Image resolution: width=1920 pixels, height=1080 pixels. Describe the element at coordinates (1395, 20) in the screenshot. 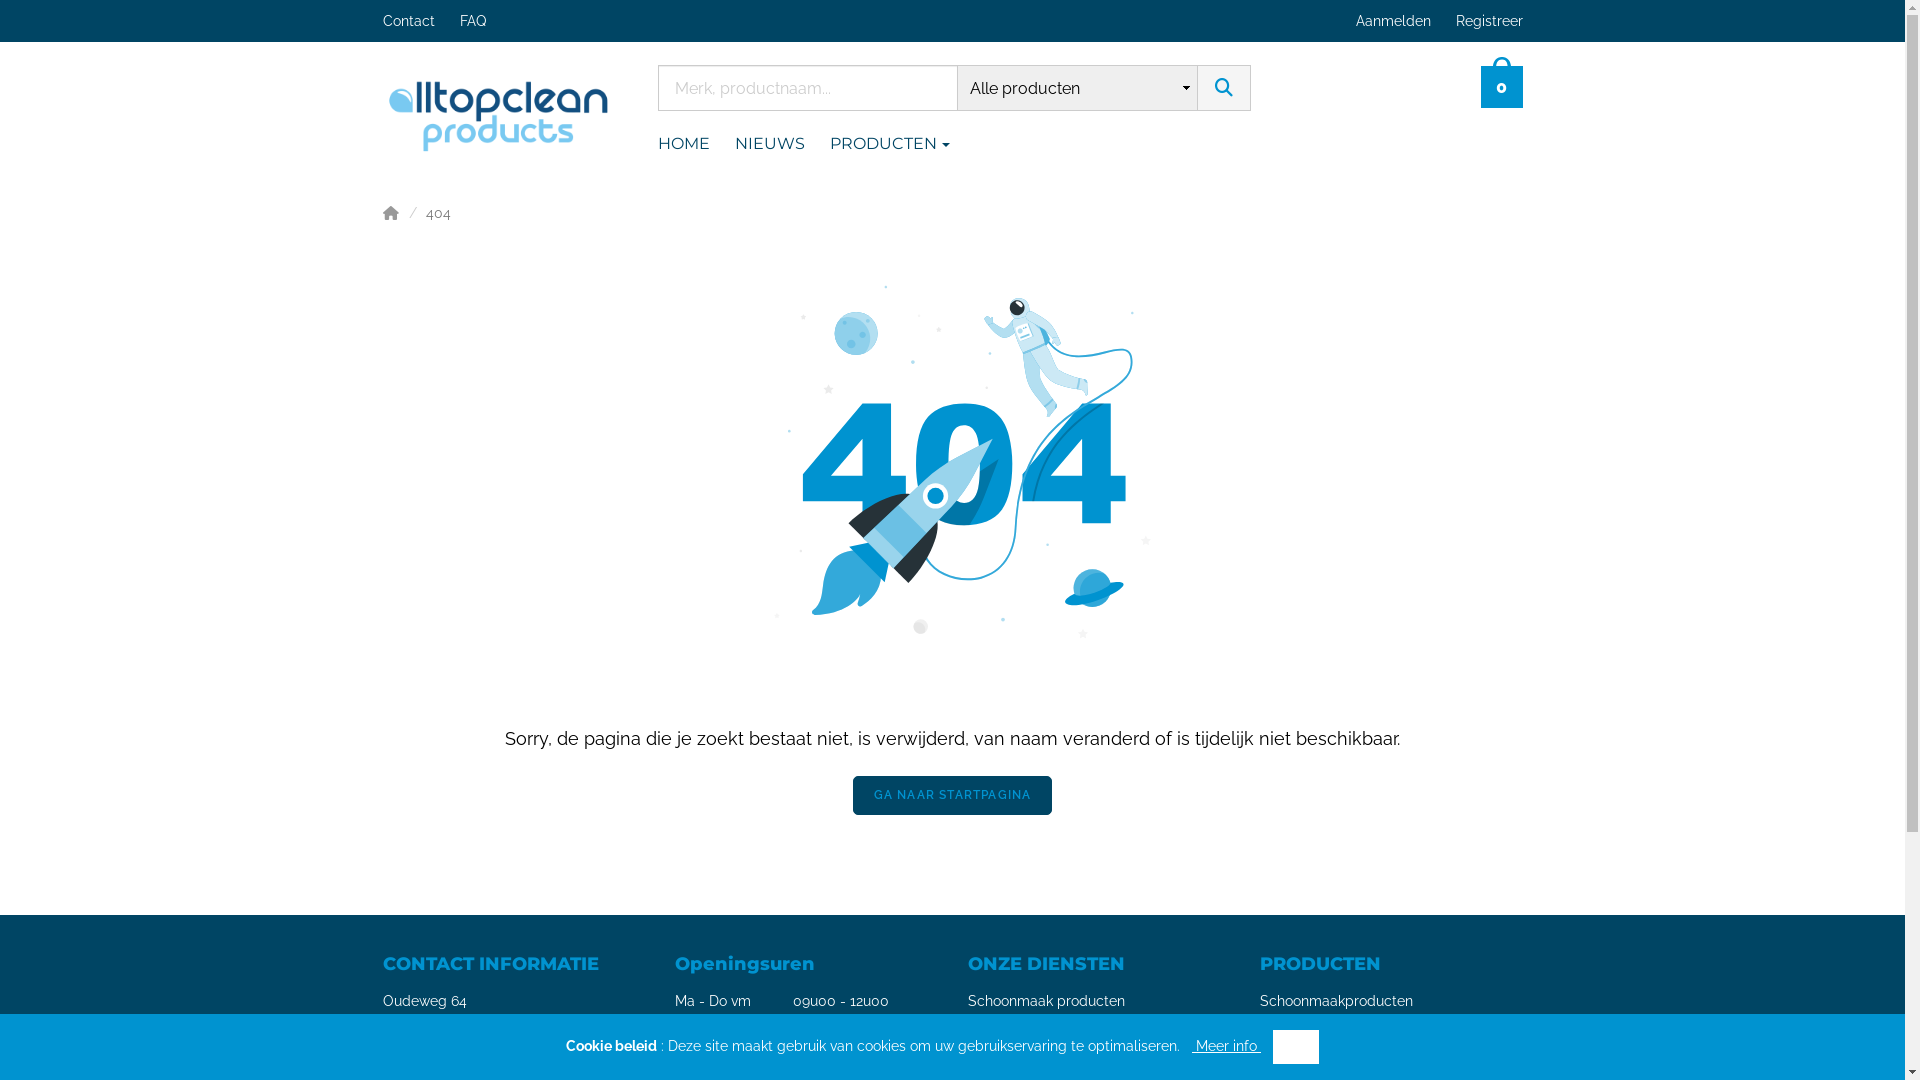

I see `'Aanmelden'` at that location.